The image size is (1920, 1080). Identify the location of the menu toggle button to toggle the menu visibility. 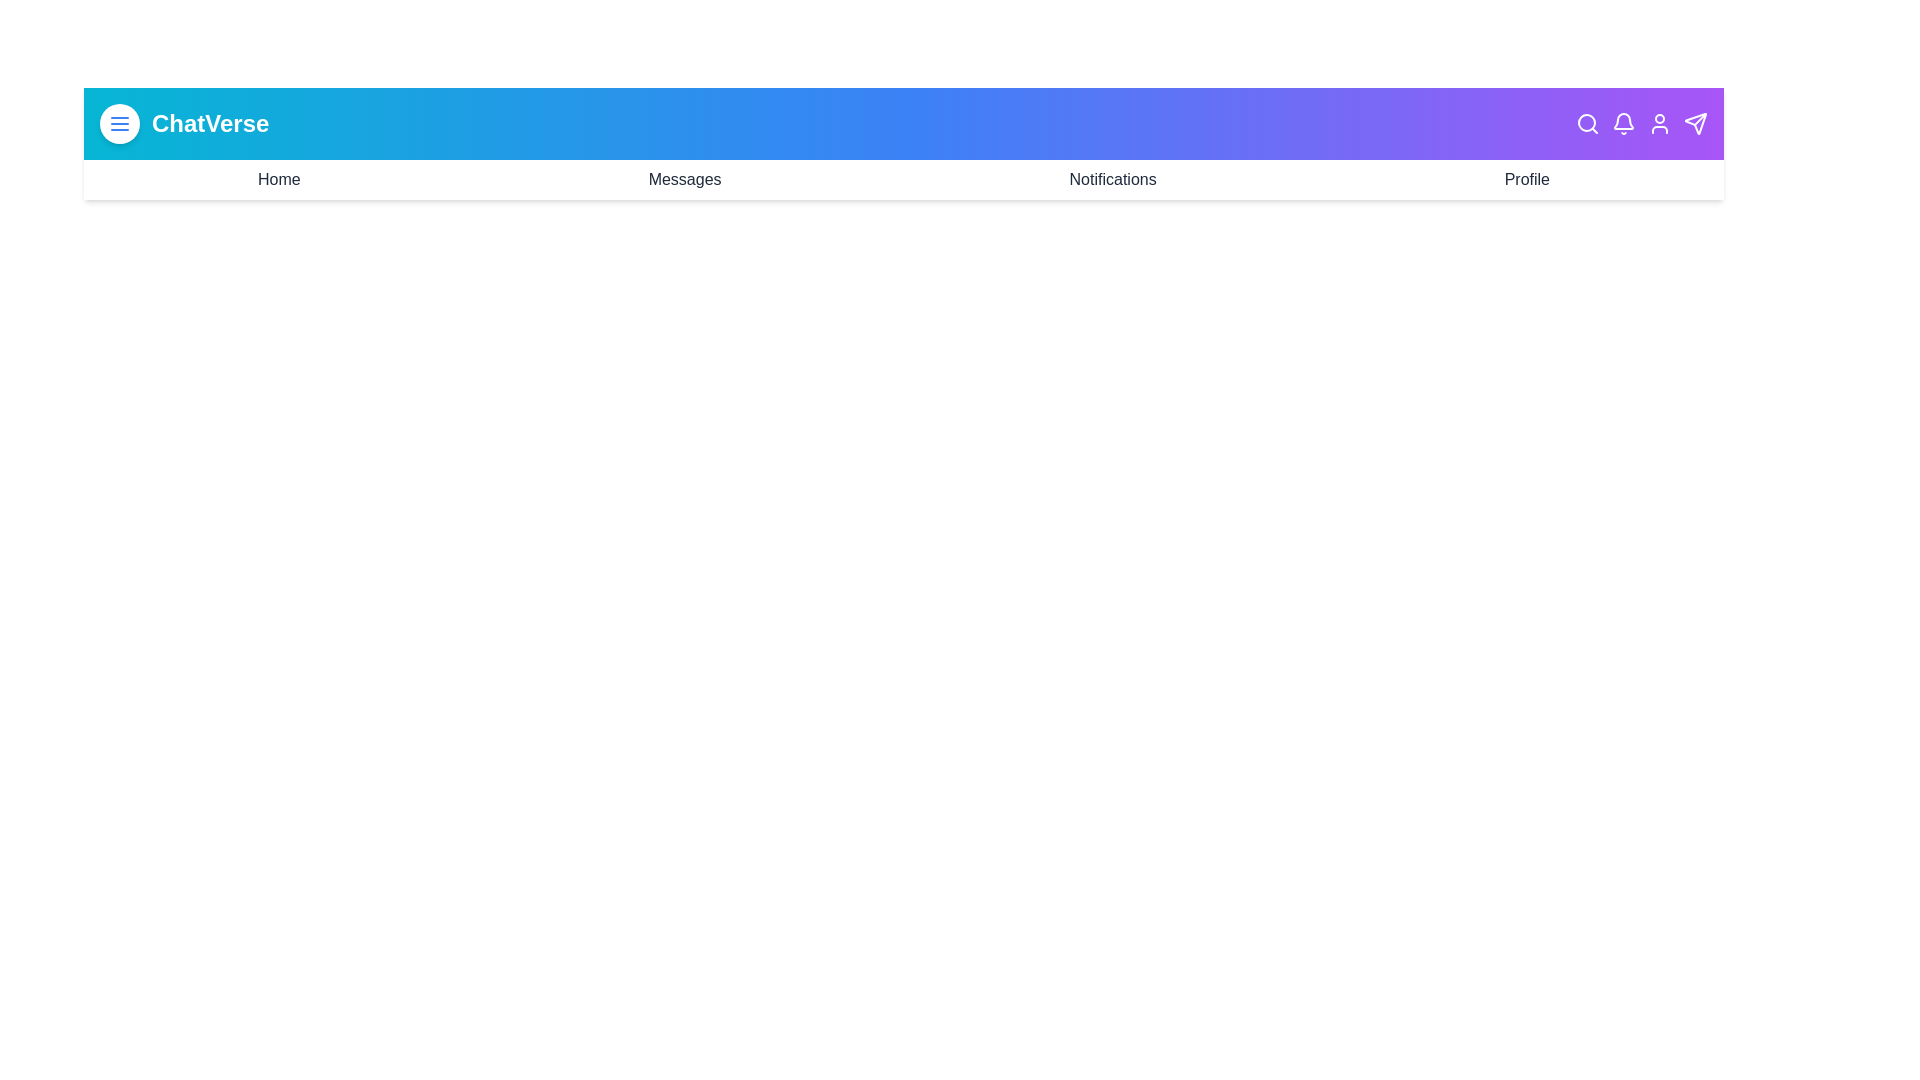
(119, 123).